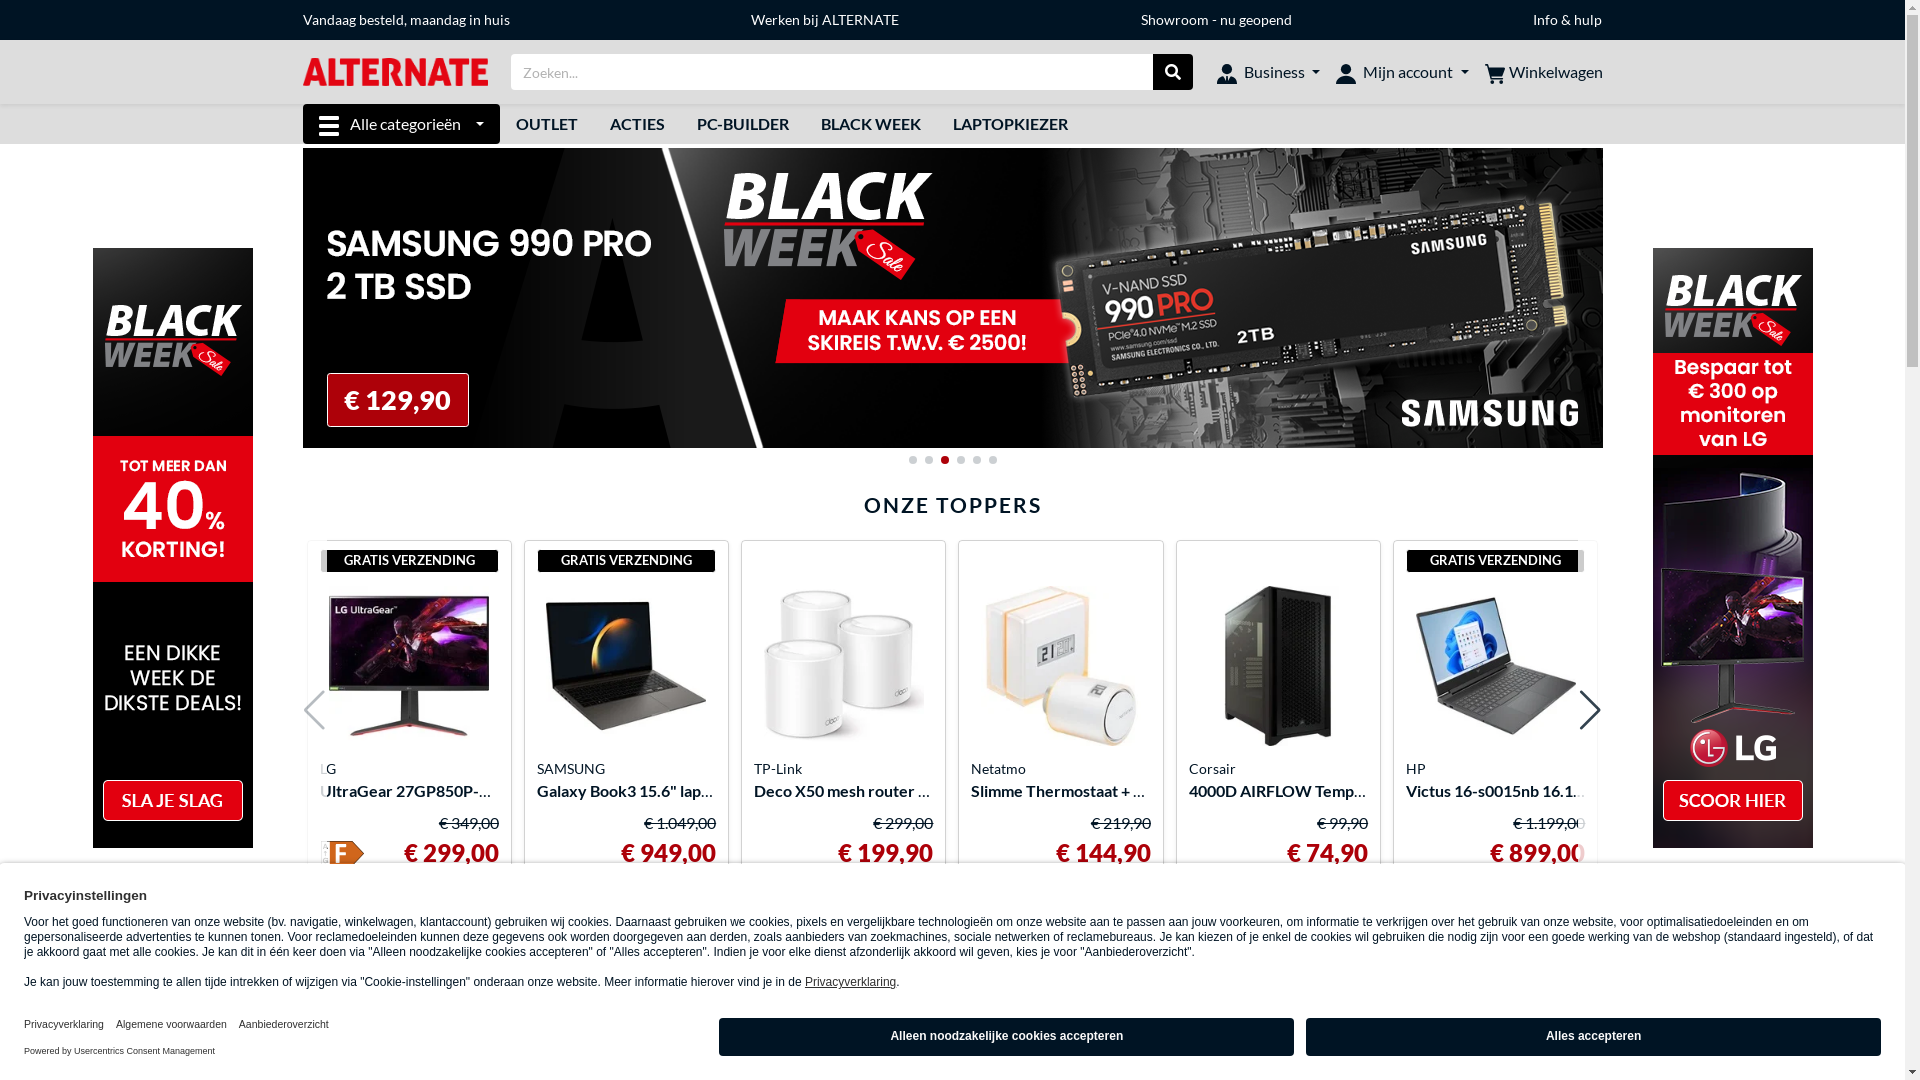 This screenshot has width=1920, height=1080. I want to click on 'Business', so click(1267, 71).